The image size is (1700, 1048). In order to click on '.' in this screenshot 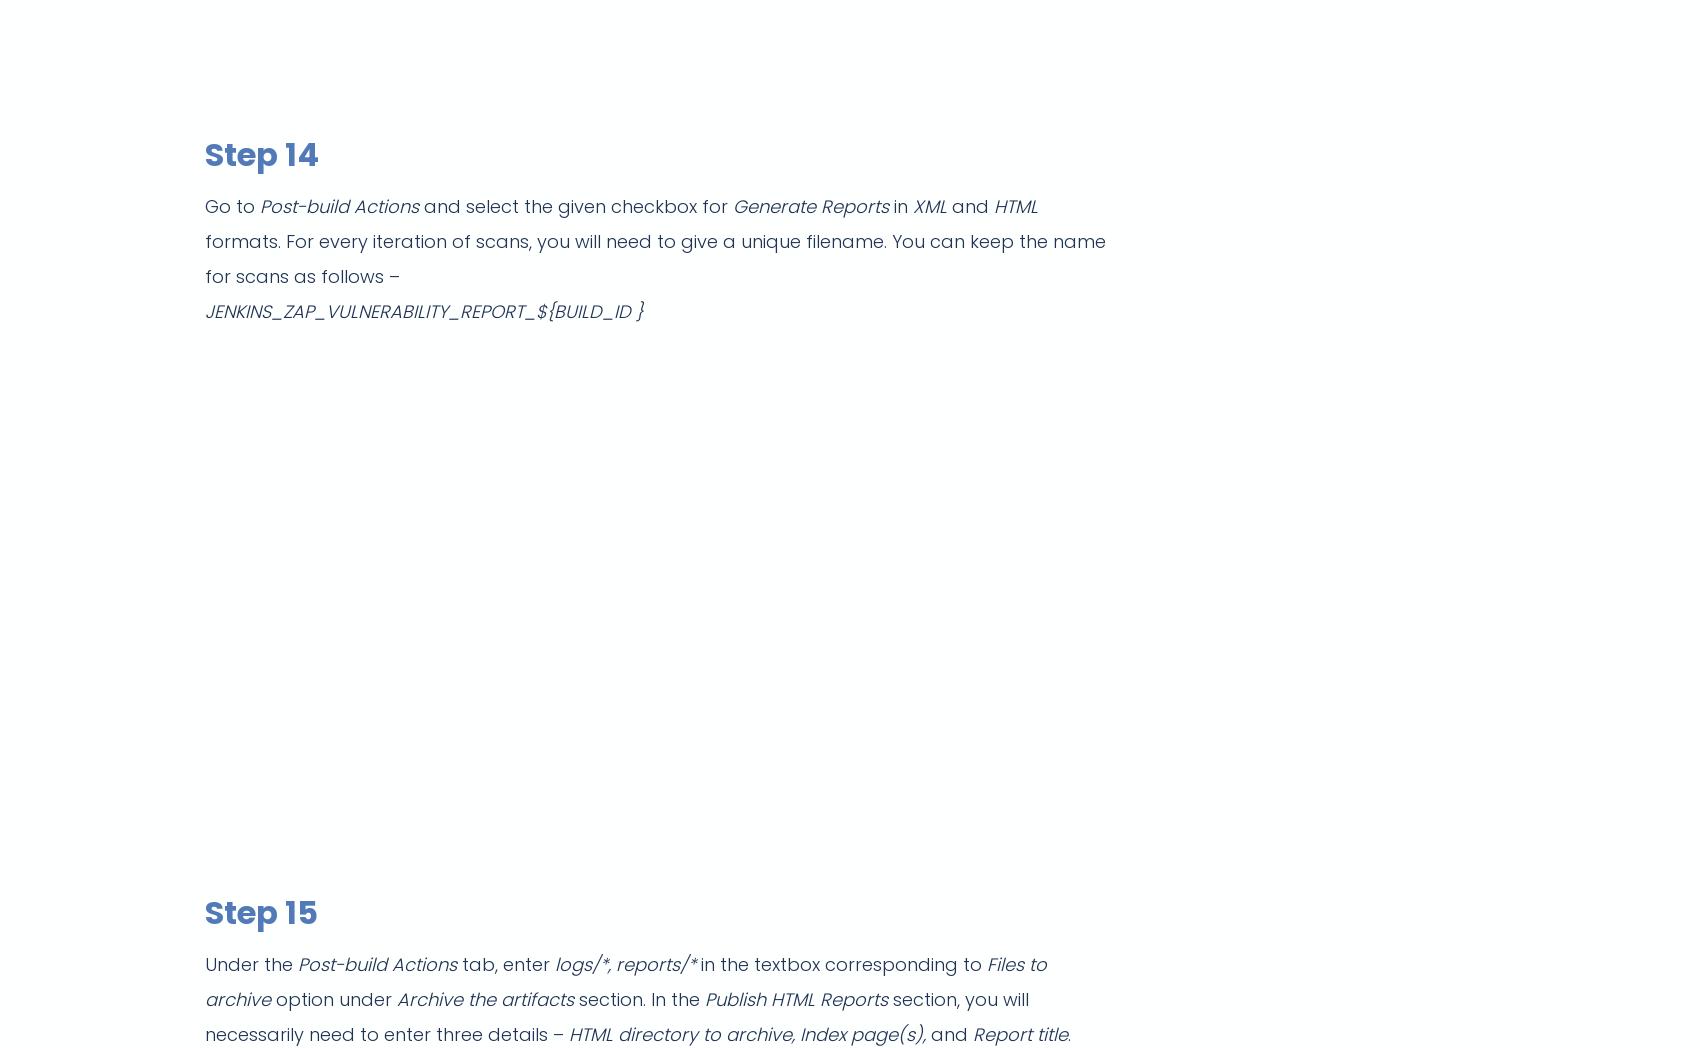, I will do `click(1069, 1034)`.